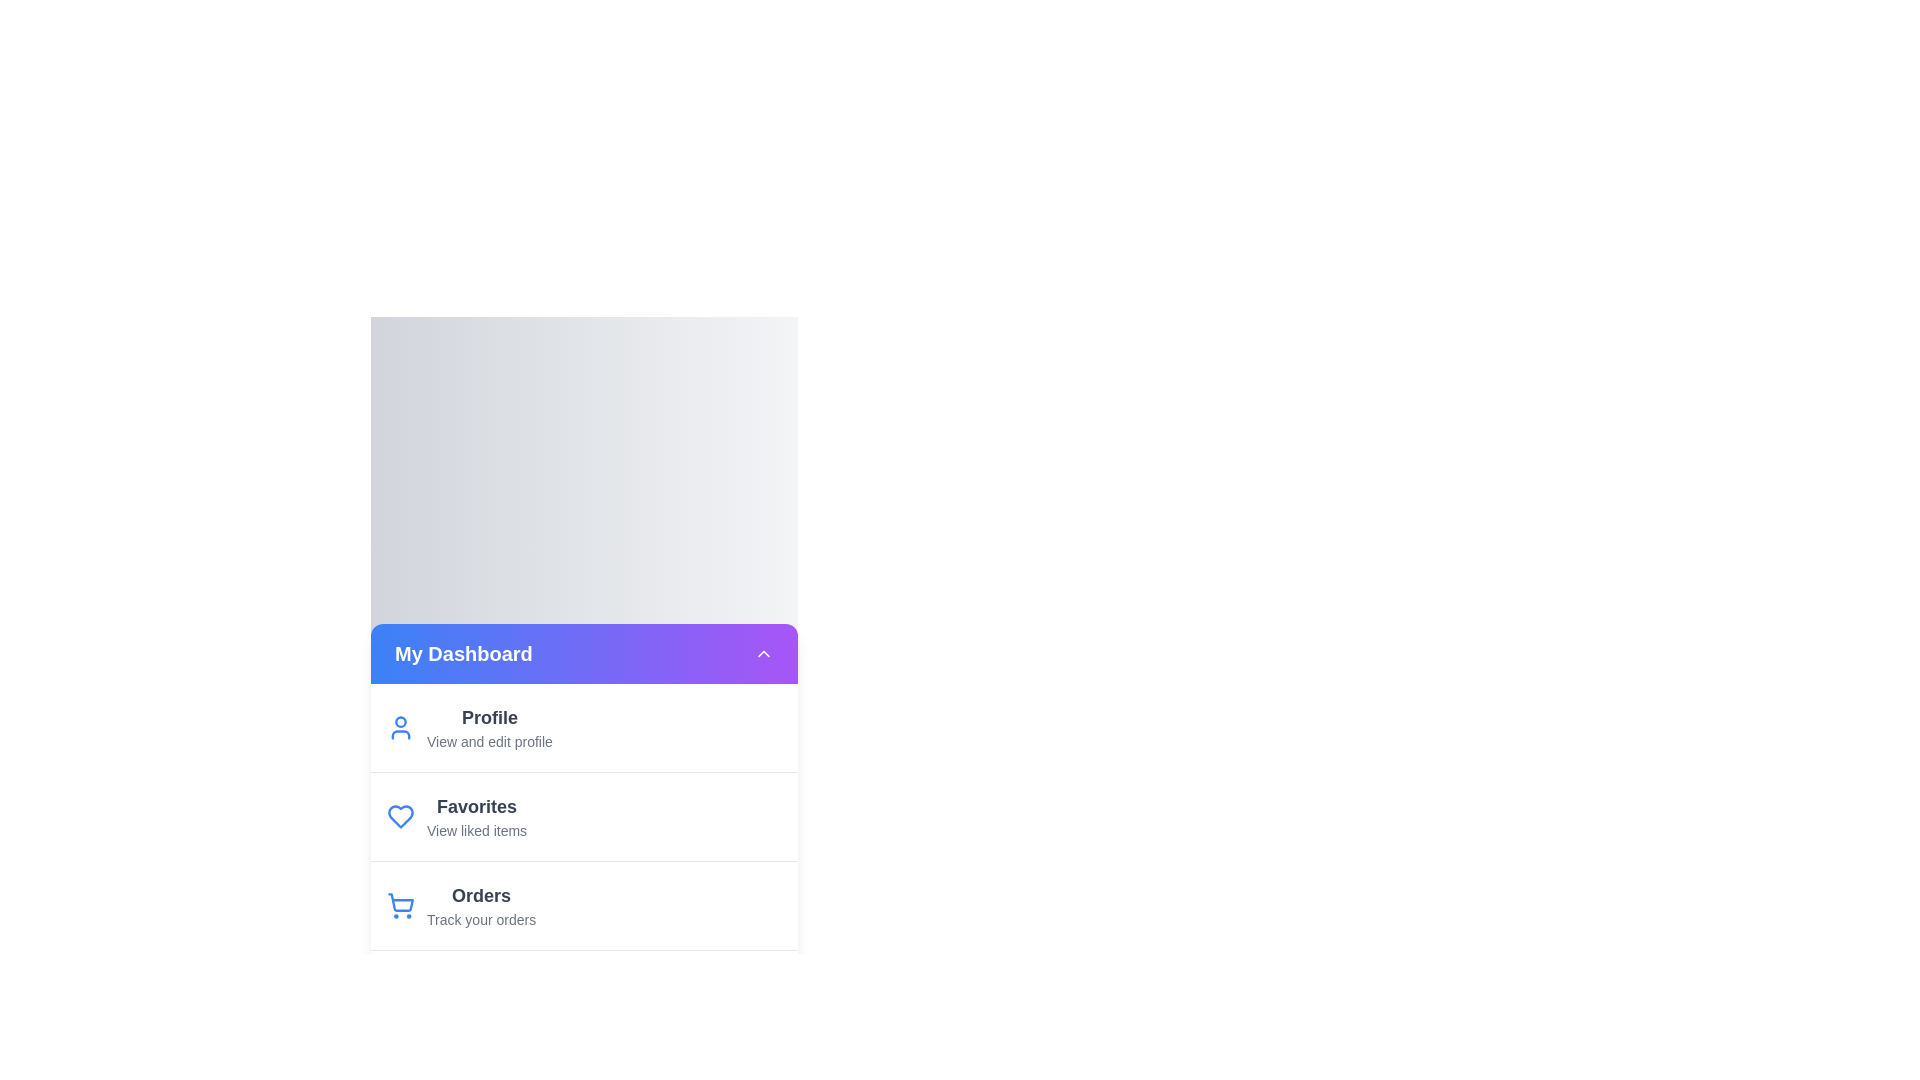 Image resolution: width=1920 pixels, height=1080 pixels. I want to click on the menu item labeled Favorites, so click(583, 816).